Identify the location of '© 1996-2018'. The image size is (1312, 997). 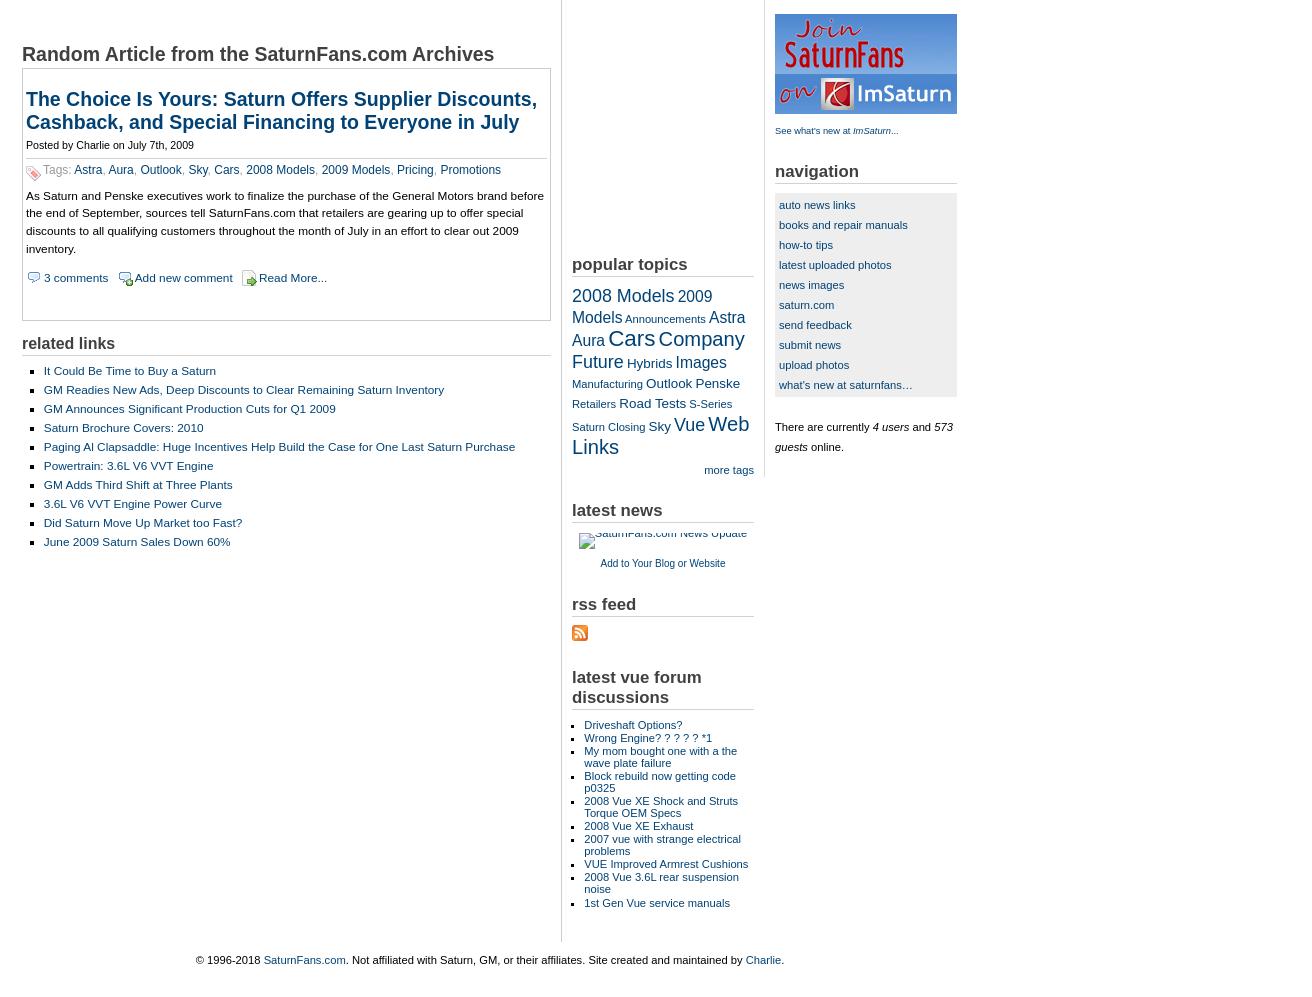
(227, 958).